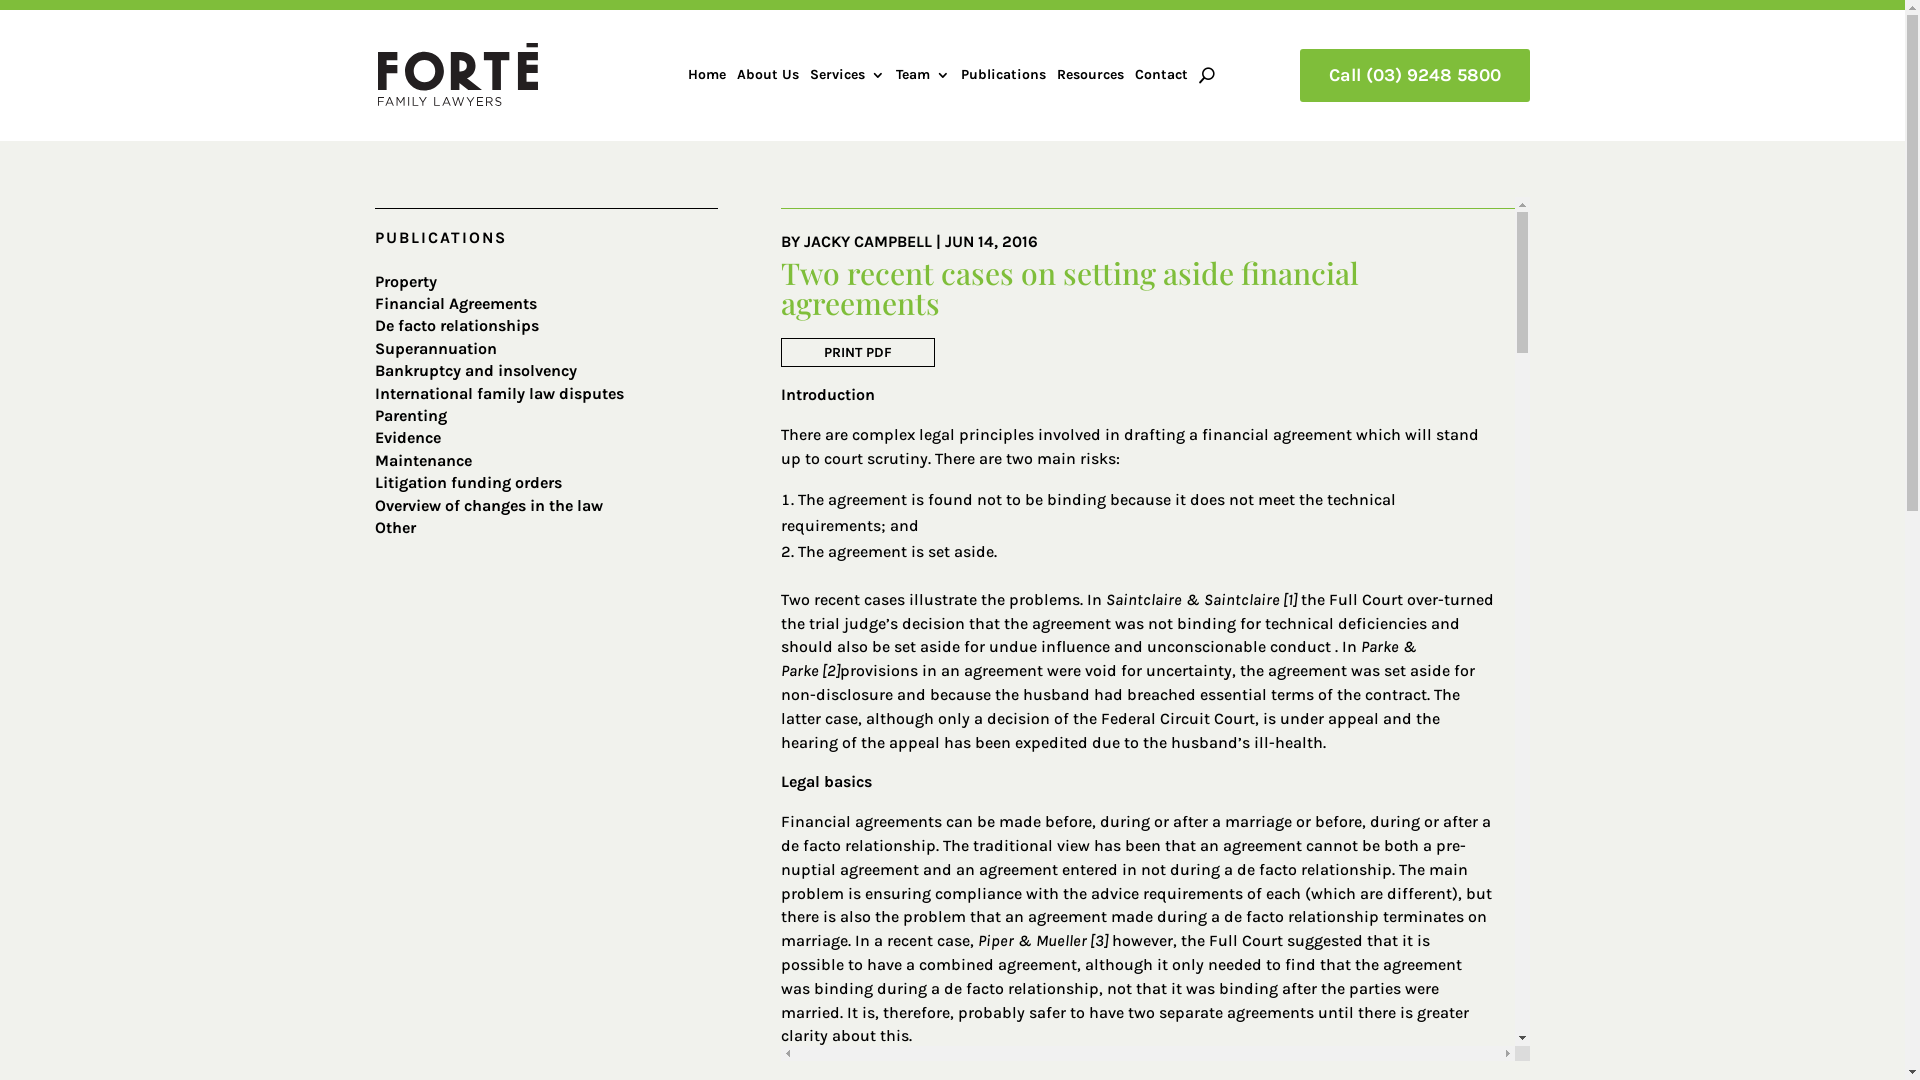 The height and width of the screenshot is (1080, 1920). What do you see at coordinates (395, 526) in the screenshot?
I see `'Other'` at bounding box center [395, 526].